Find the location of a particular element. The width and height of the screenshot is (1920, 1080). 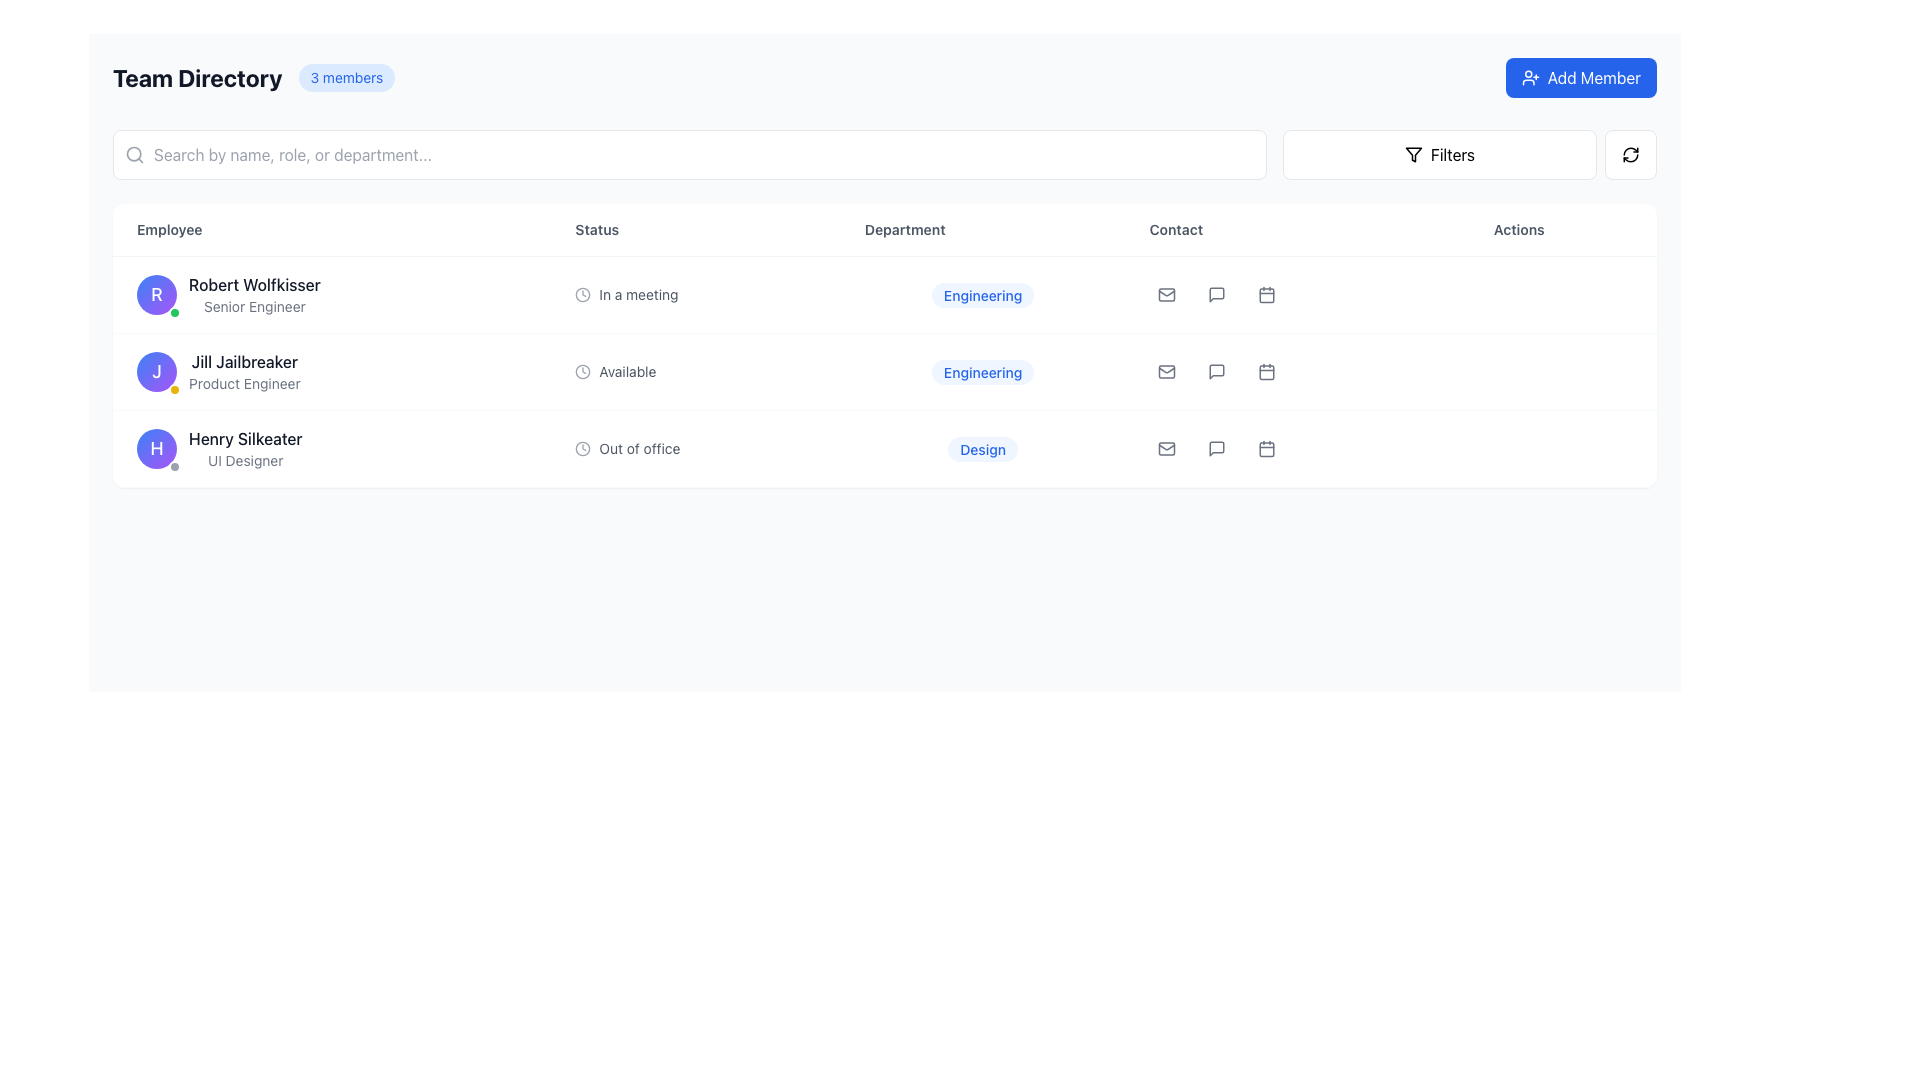

label text 'Design' located in the 'Department' column of the third row in the table corresponding to 'Henry Silkeater' is located at coordinates (983, 447).